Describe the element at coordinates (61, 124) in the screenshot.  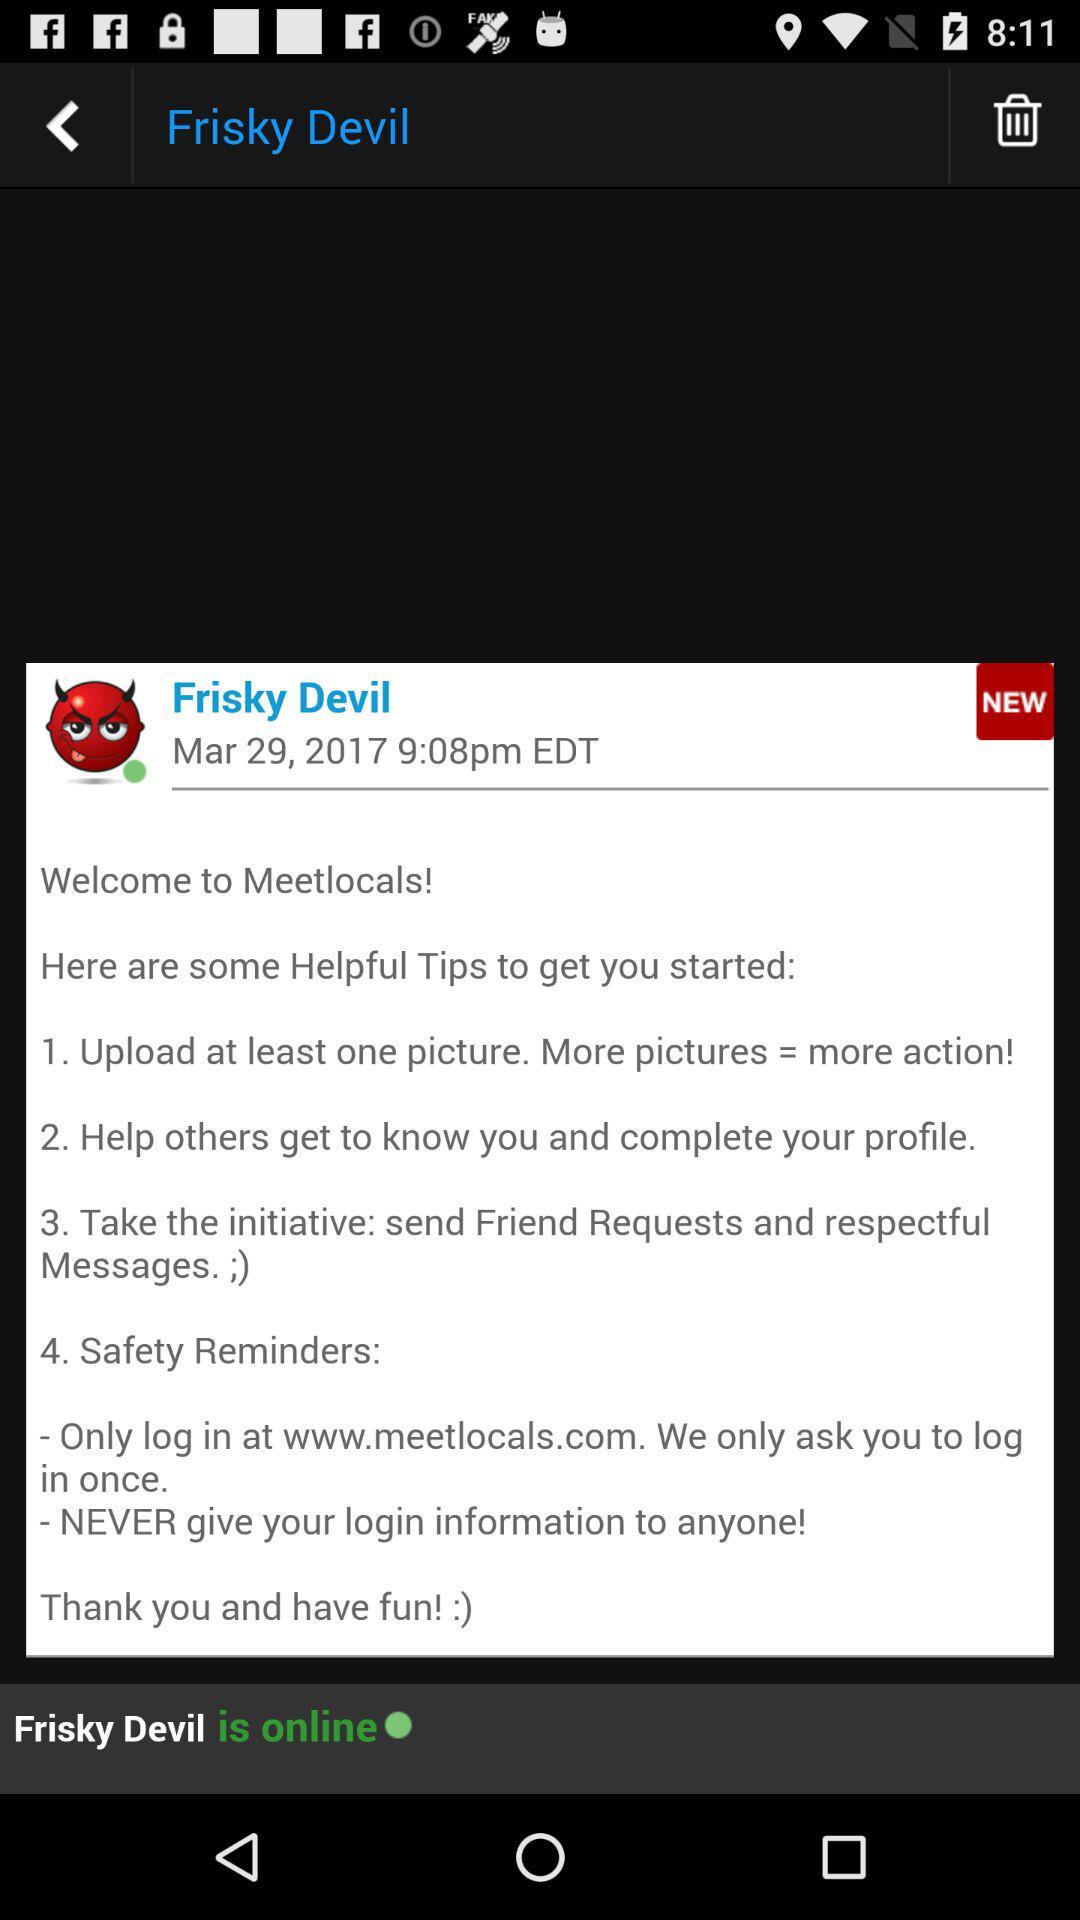
I see `back` at that location.